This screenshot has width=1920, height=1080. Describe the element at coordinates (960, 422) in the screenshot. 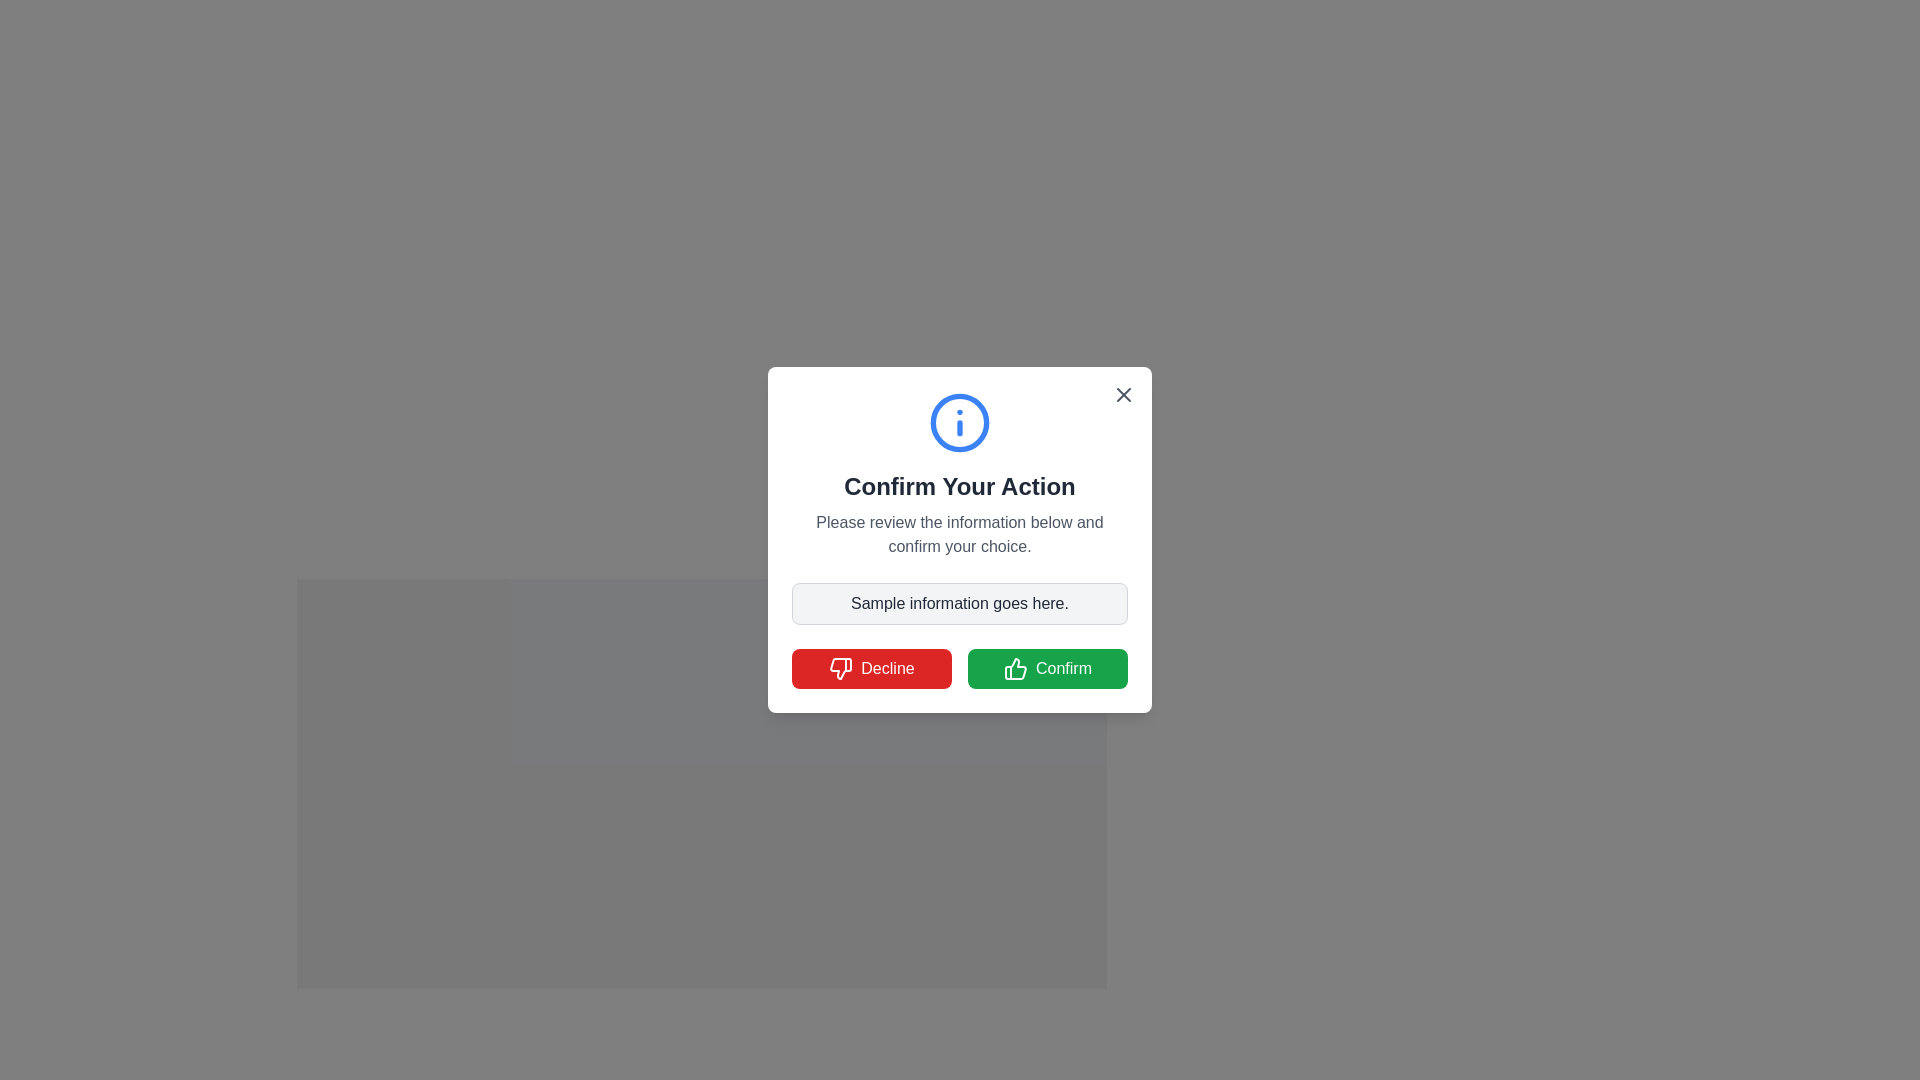

I see `the informational icon located at the top center of the confirmation dialog box, which is above the header text 'Confirm Your Action'` at that location.